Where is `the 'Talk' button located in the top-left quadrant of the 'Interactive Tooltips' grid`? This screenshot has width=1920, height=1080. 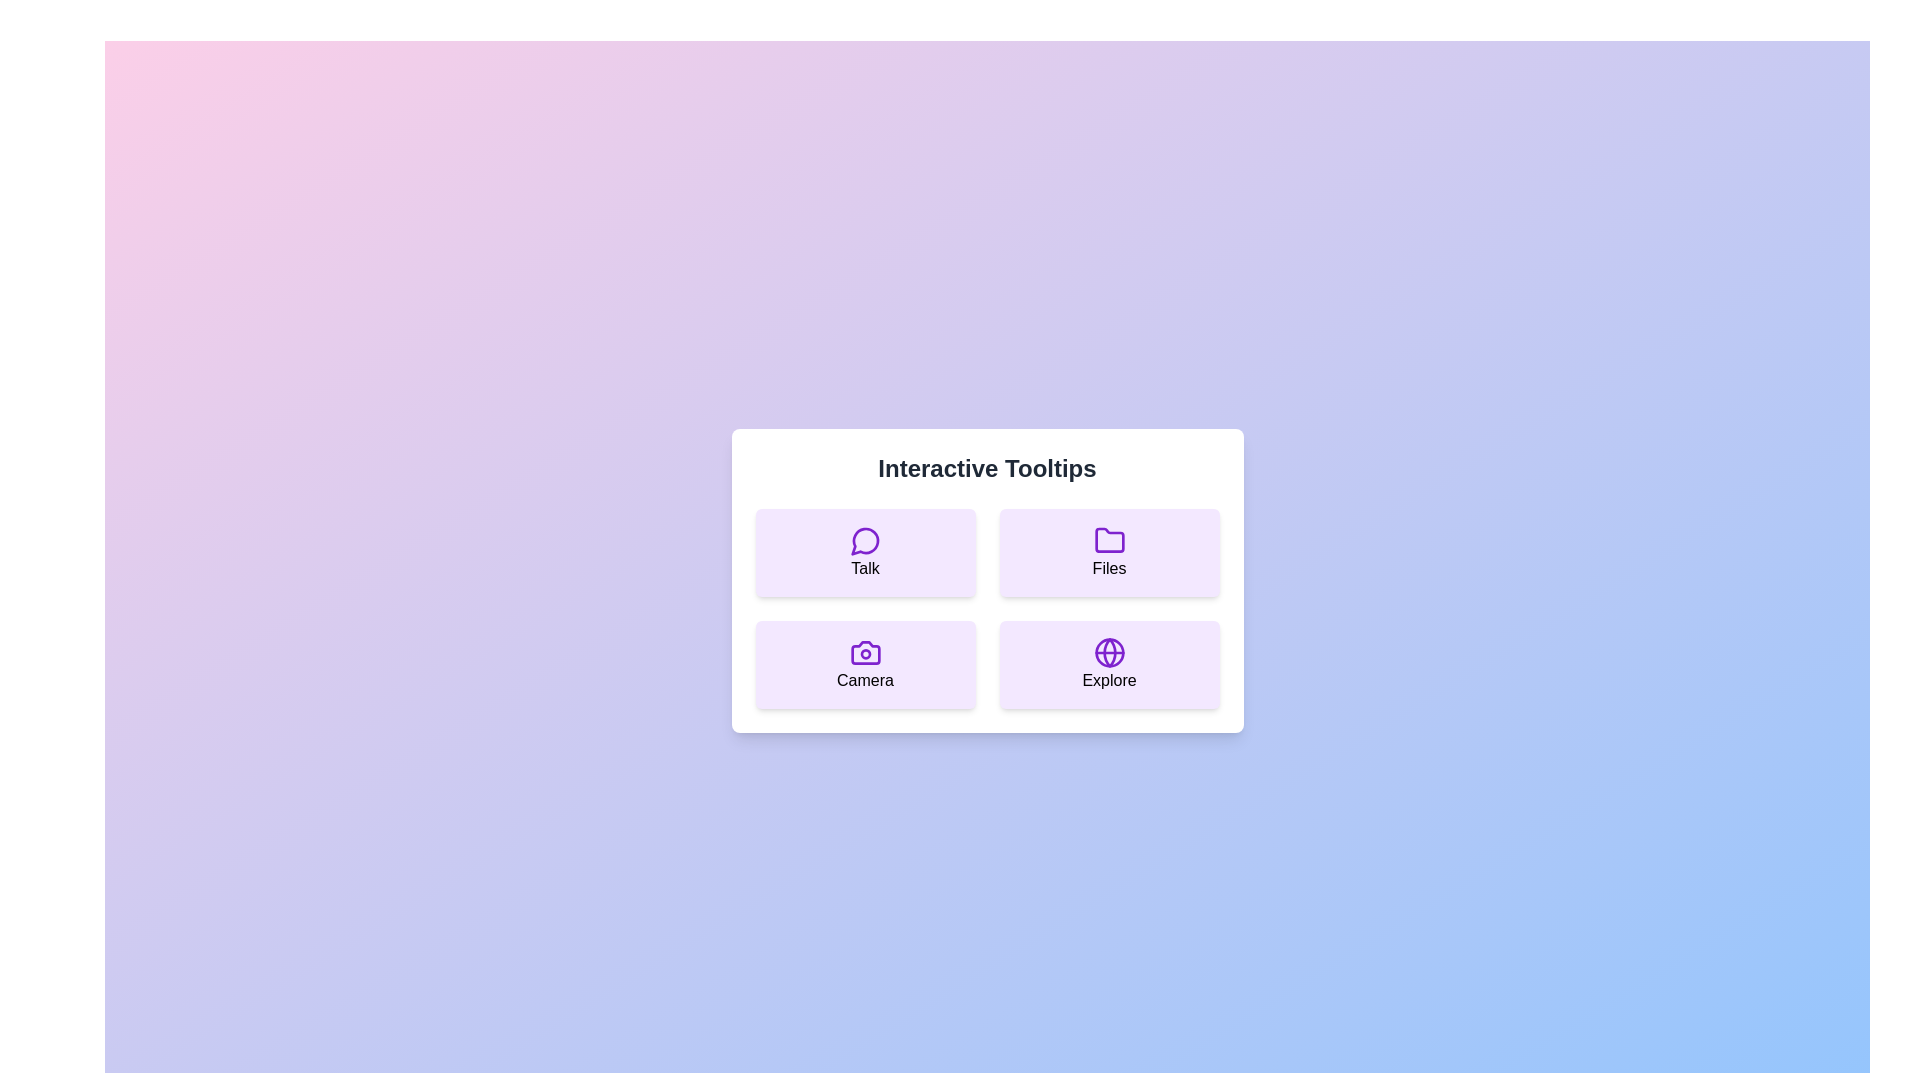
the 'Talk' button located in the top-left quadrant of the 'Interactive Tooltips' grid is located at coordinates (865, 552).